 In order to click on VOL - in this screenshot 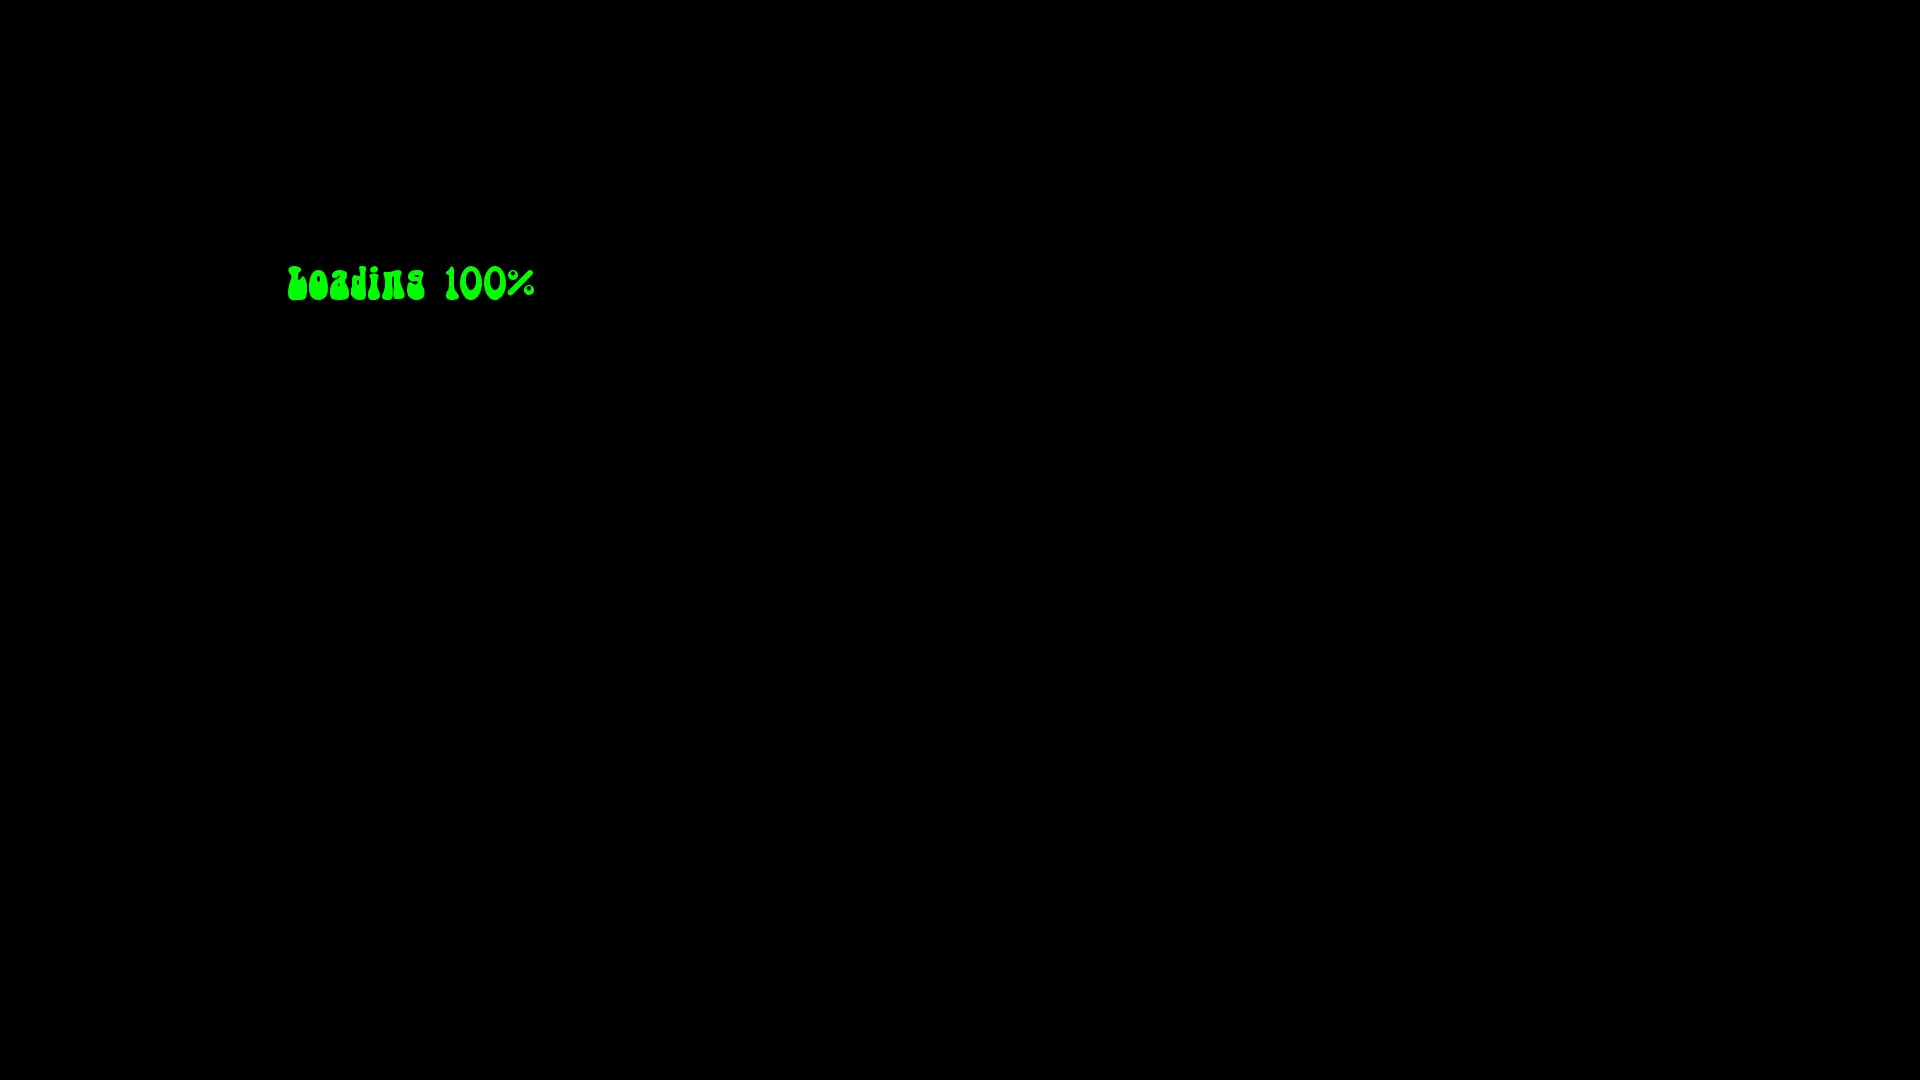, I will do `click(661, 401)`.